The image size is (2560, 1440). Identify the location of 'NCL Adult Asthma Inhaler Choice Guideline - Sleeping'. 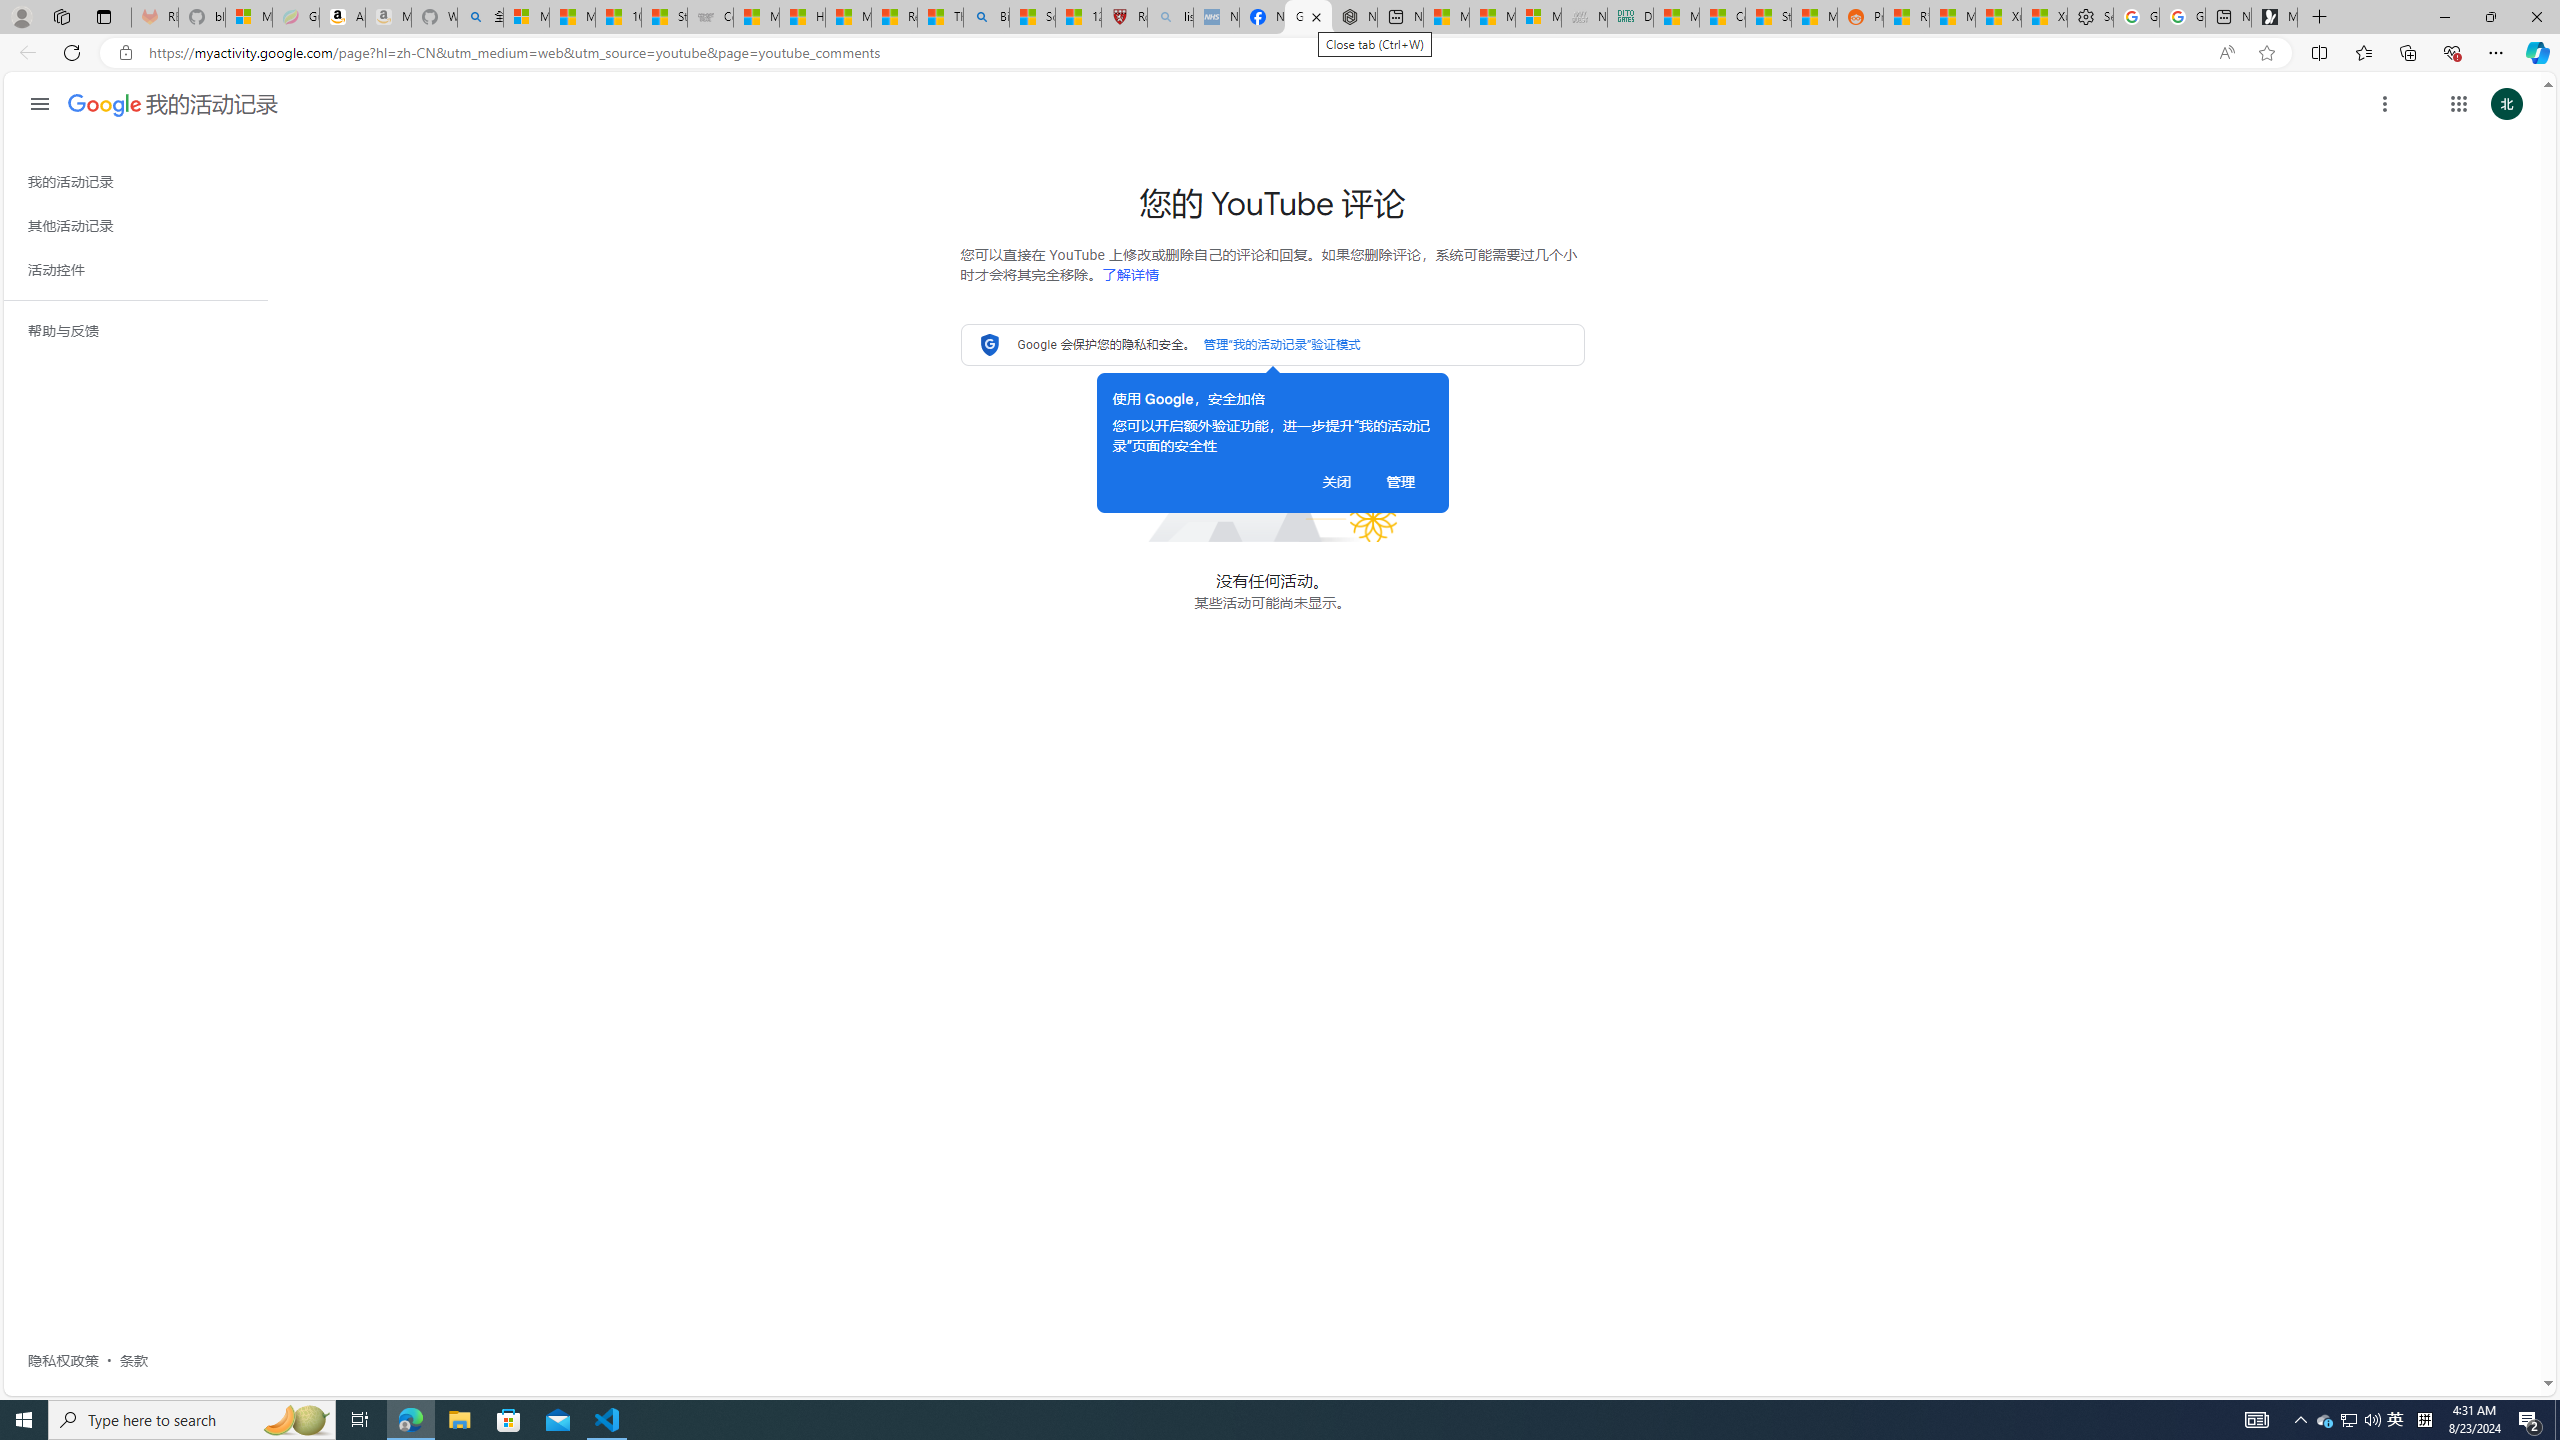
(1216, 16).